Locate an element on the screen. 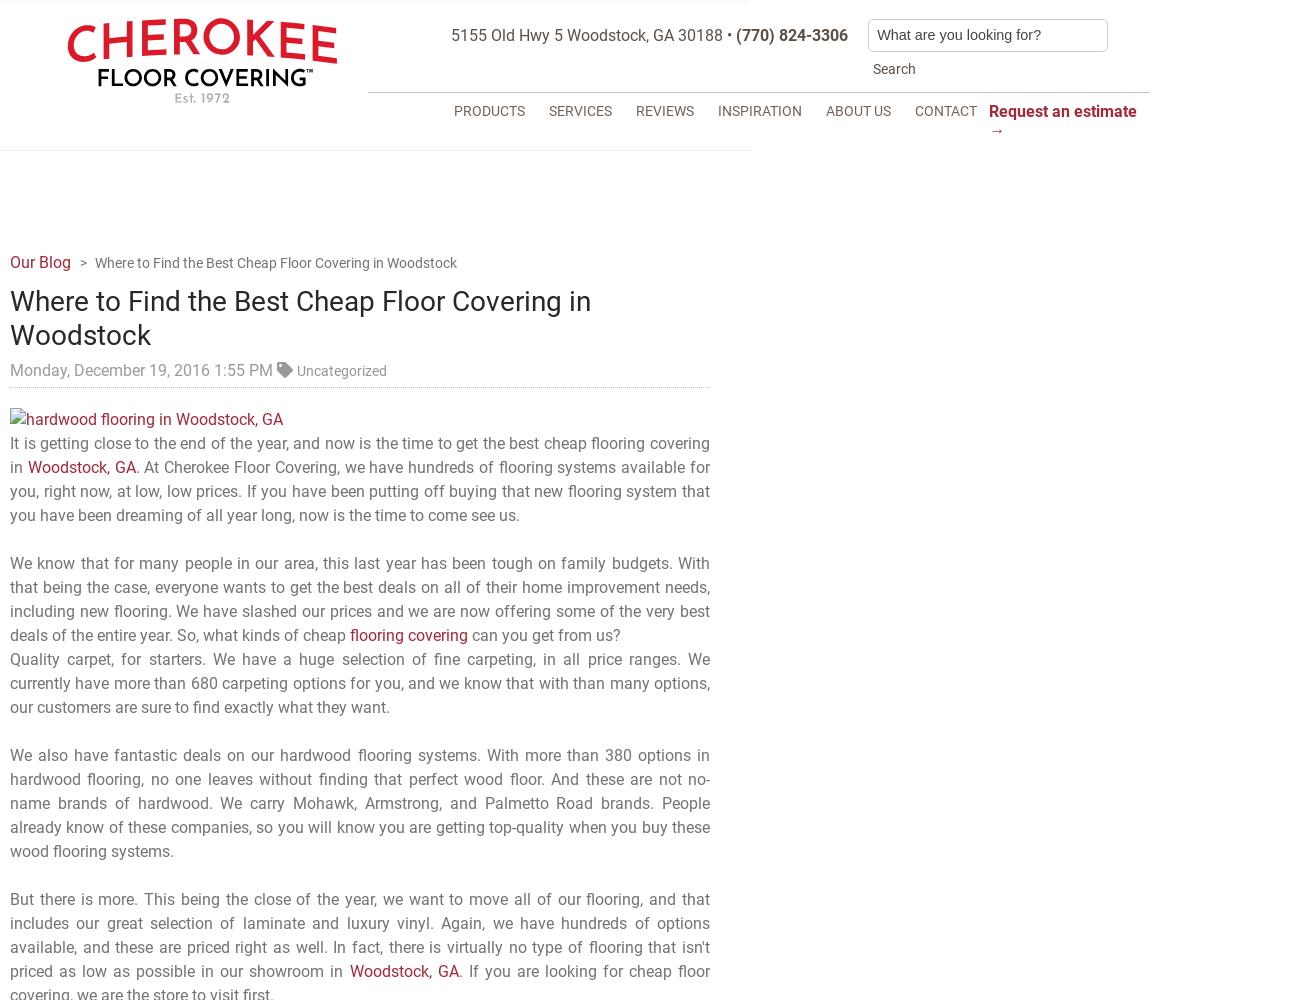  'We also have fantastic deals on our hardwood flooring systems. With more than 380 options in hardwood flooring, no one leaves without finding that perfect wood floor. And these are not no-name brands of hardwood. We carry Mohawk, Armstrong, and Palmetto Road brands. People already know of these companies, so you will know you are getting top-quality when you buy these wood flooring systems.' is located at coordinates (358, 803).